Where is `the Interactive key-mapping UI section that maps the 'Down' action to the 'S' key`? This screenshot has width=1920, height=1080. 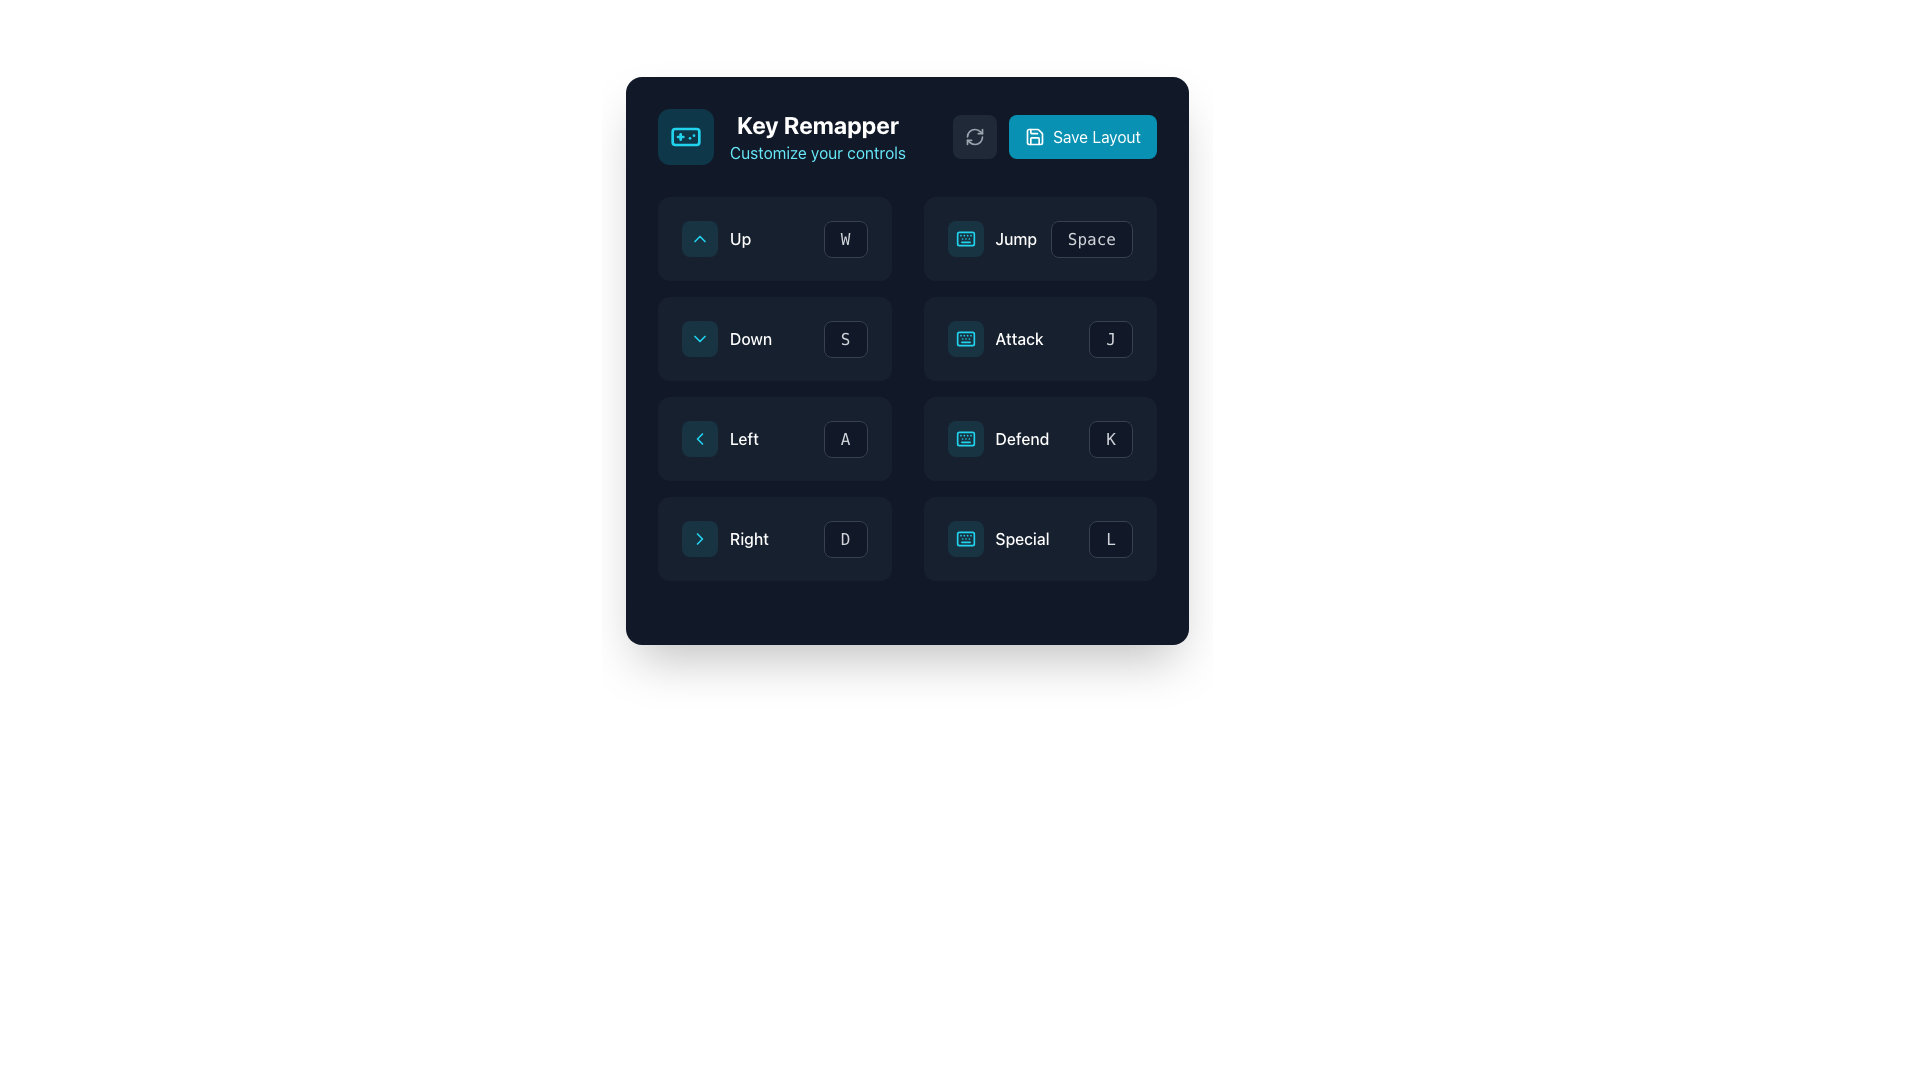 the Interactive key-mapping UI section that maps the 'Down' action to the 'S' key is located at coordinates (773, 338).